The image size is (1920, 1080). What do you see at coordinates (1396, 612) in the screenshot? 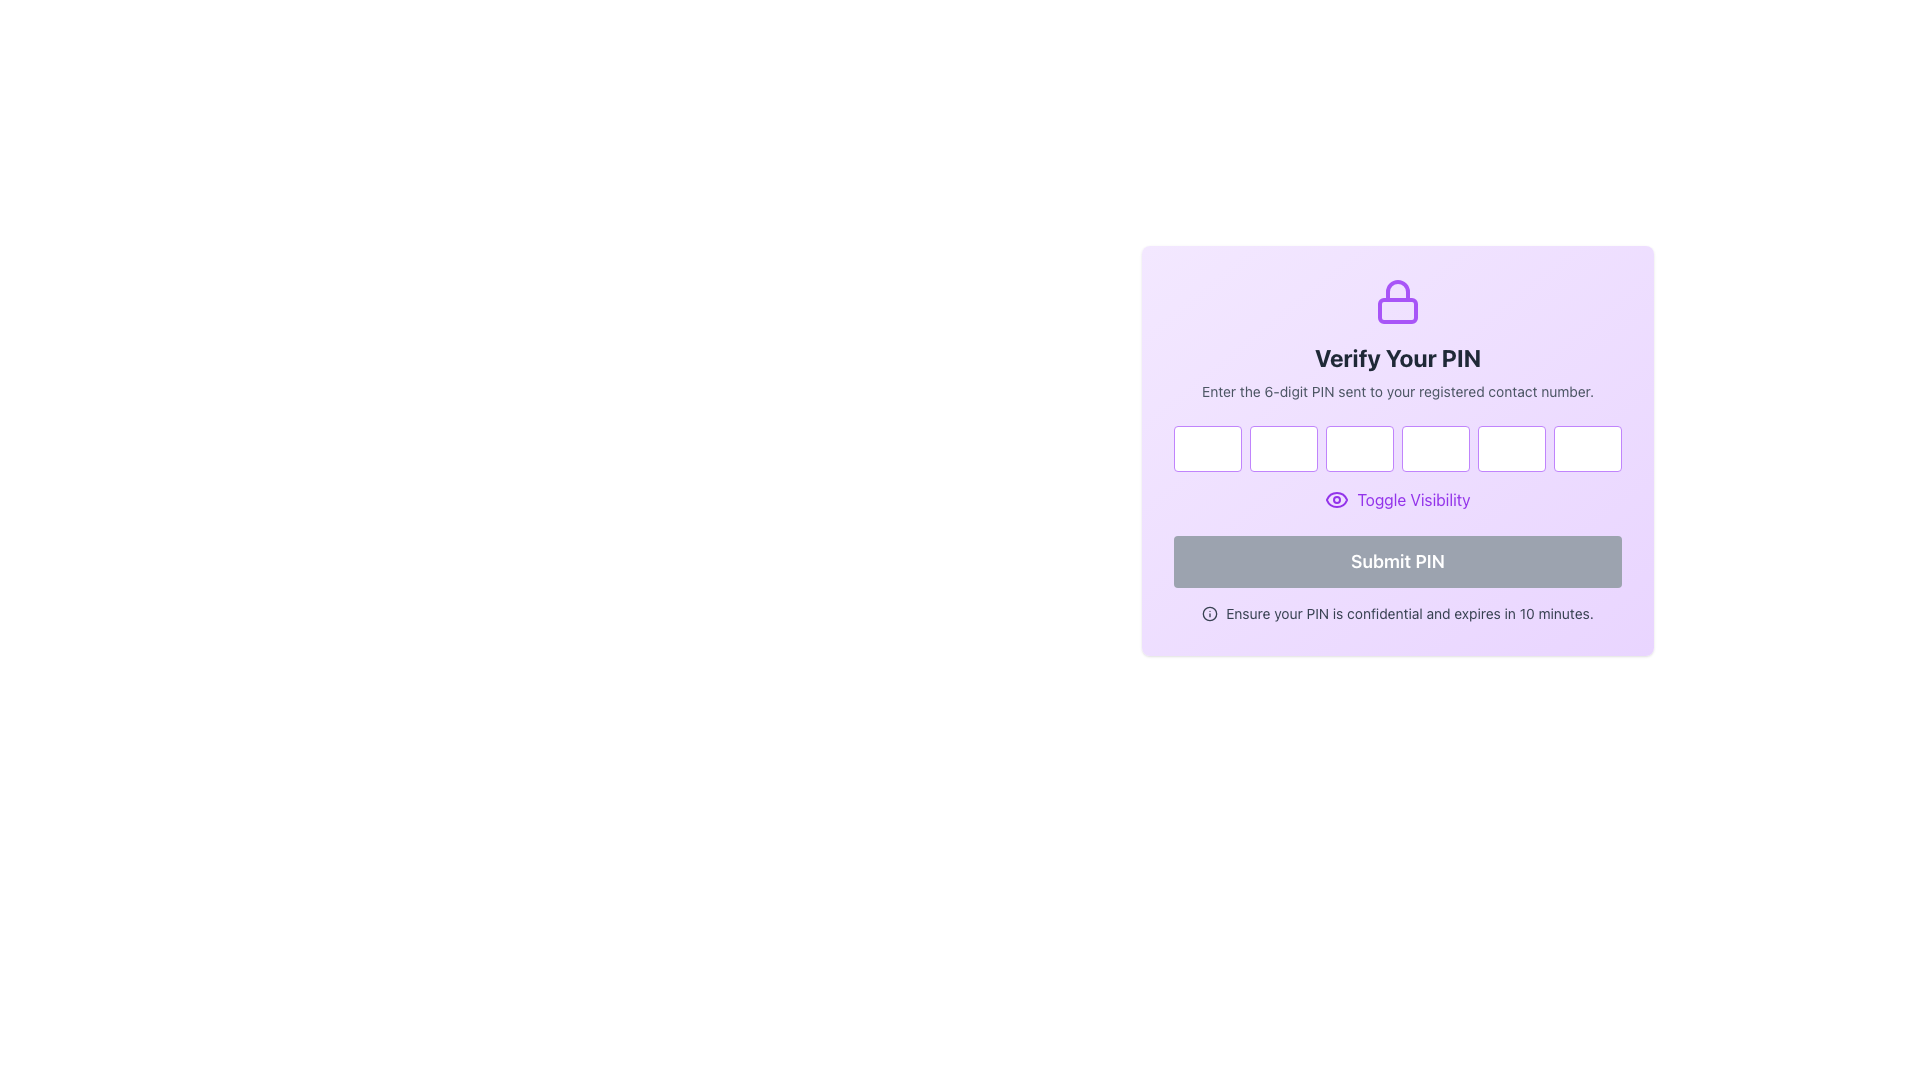
I see `the informational message with an icon located at the bottom of the dialog box, directly below the 'Submit PIN' button` at bounding box center [1396, 612].